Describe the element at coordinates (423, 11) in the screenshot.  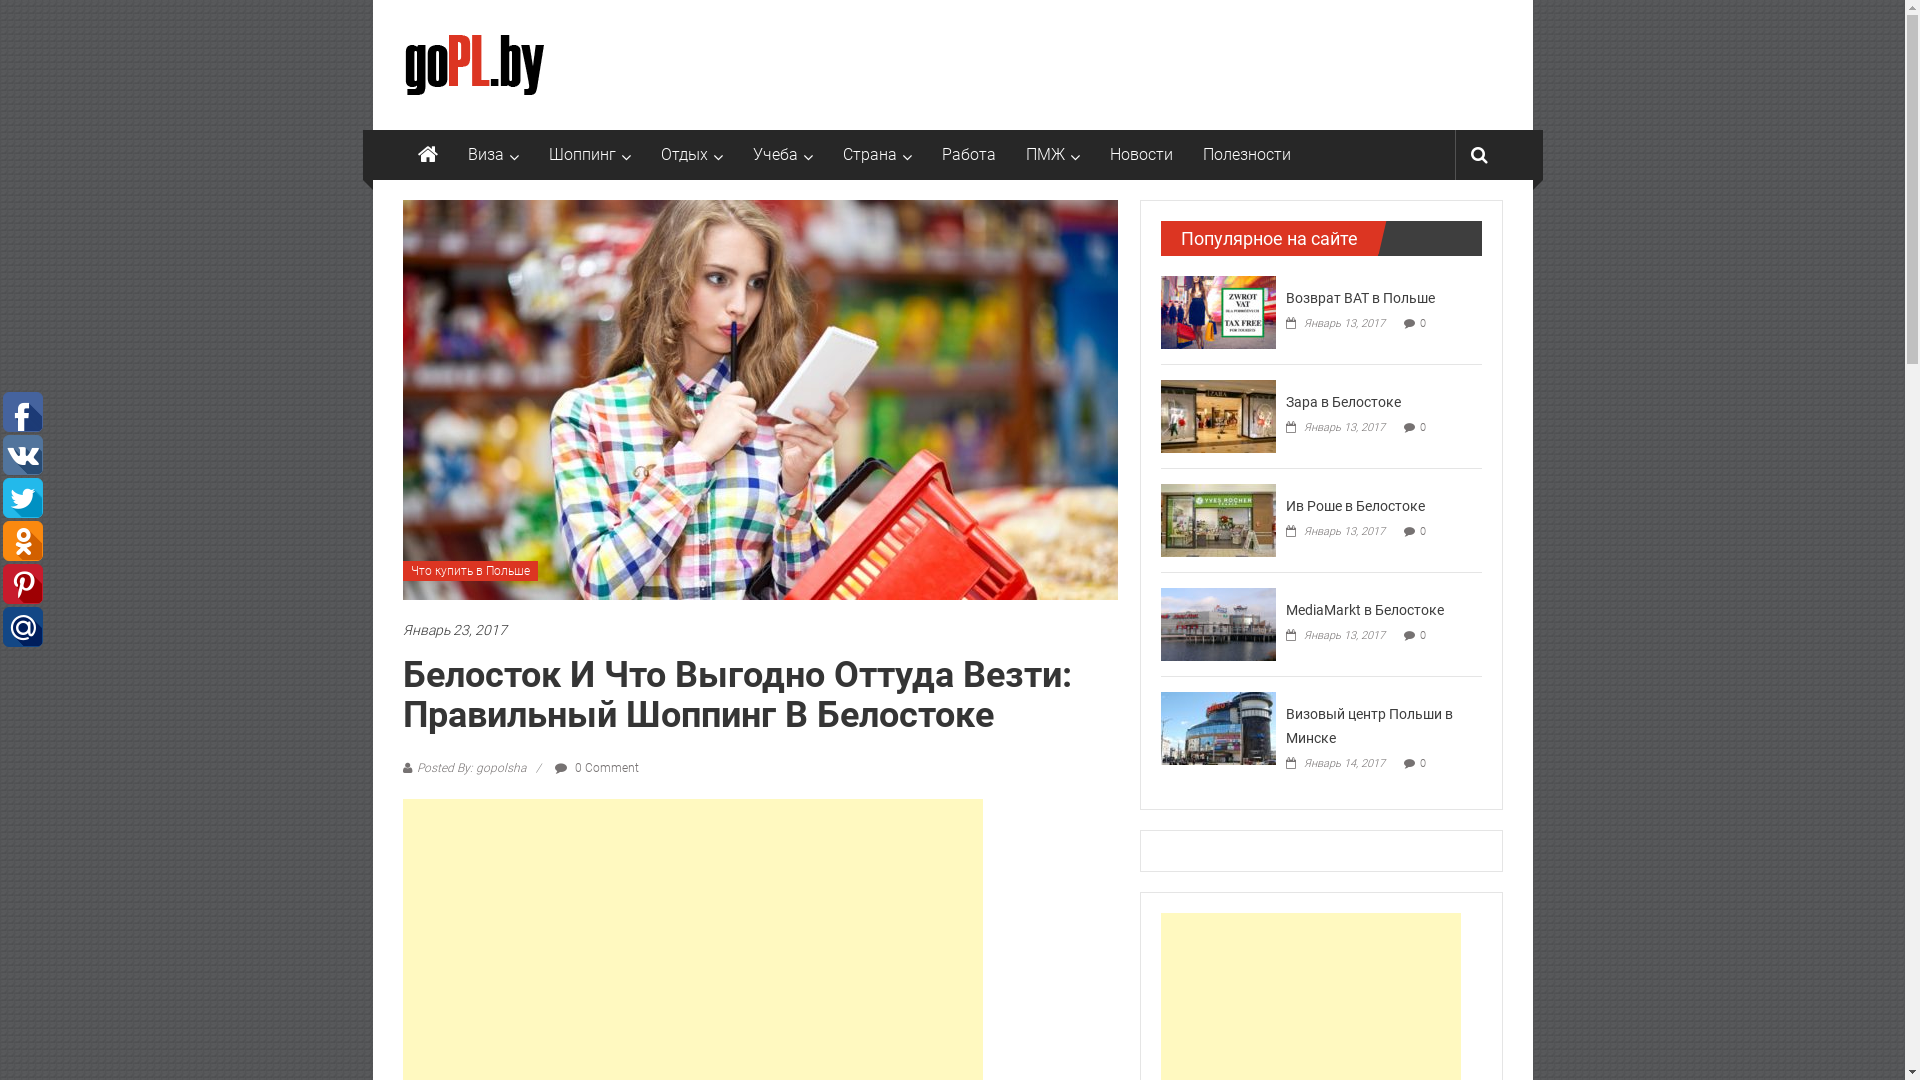
I see `'Skip to content'` at that location.